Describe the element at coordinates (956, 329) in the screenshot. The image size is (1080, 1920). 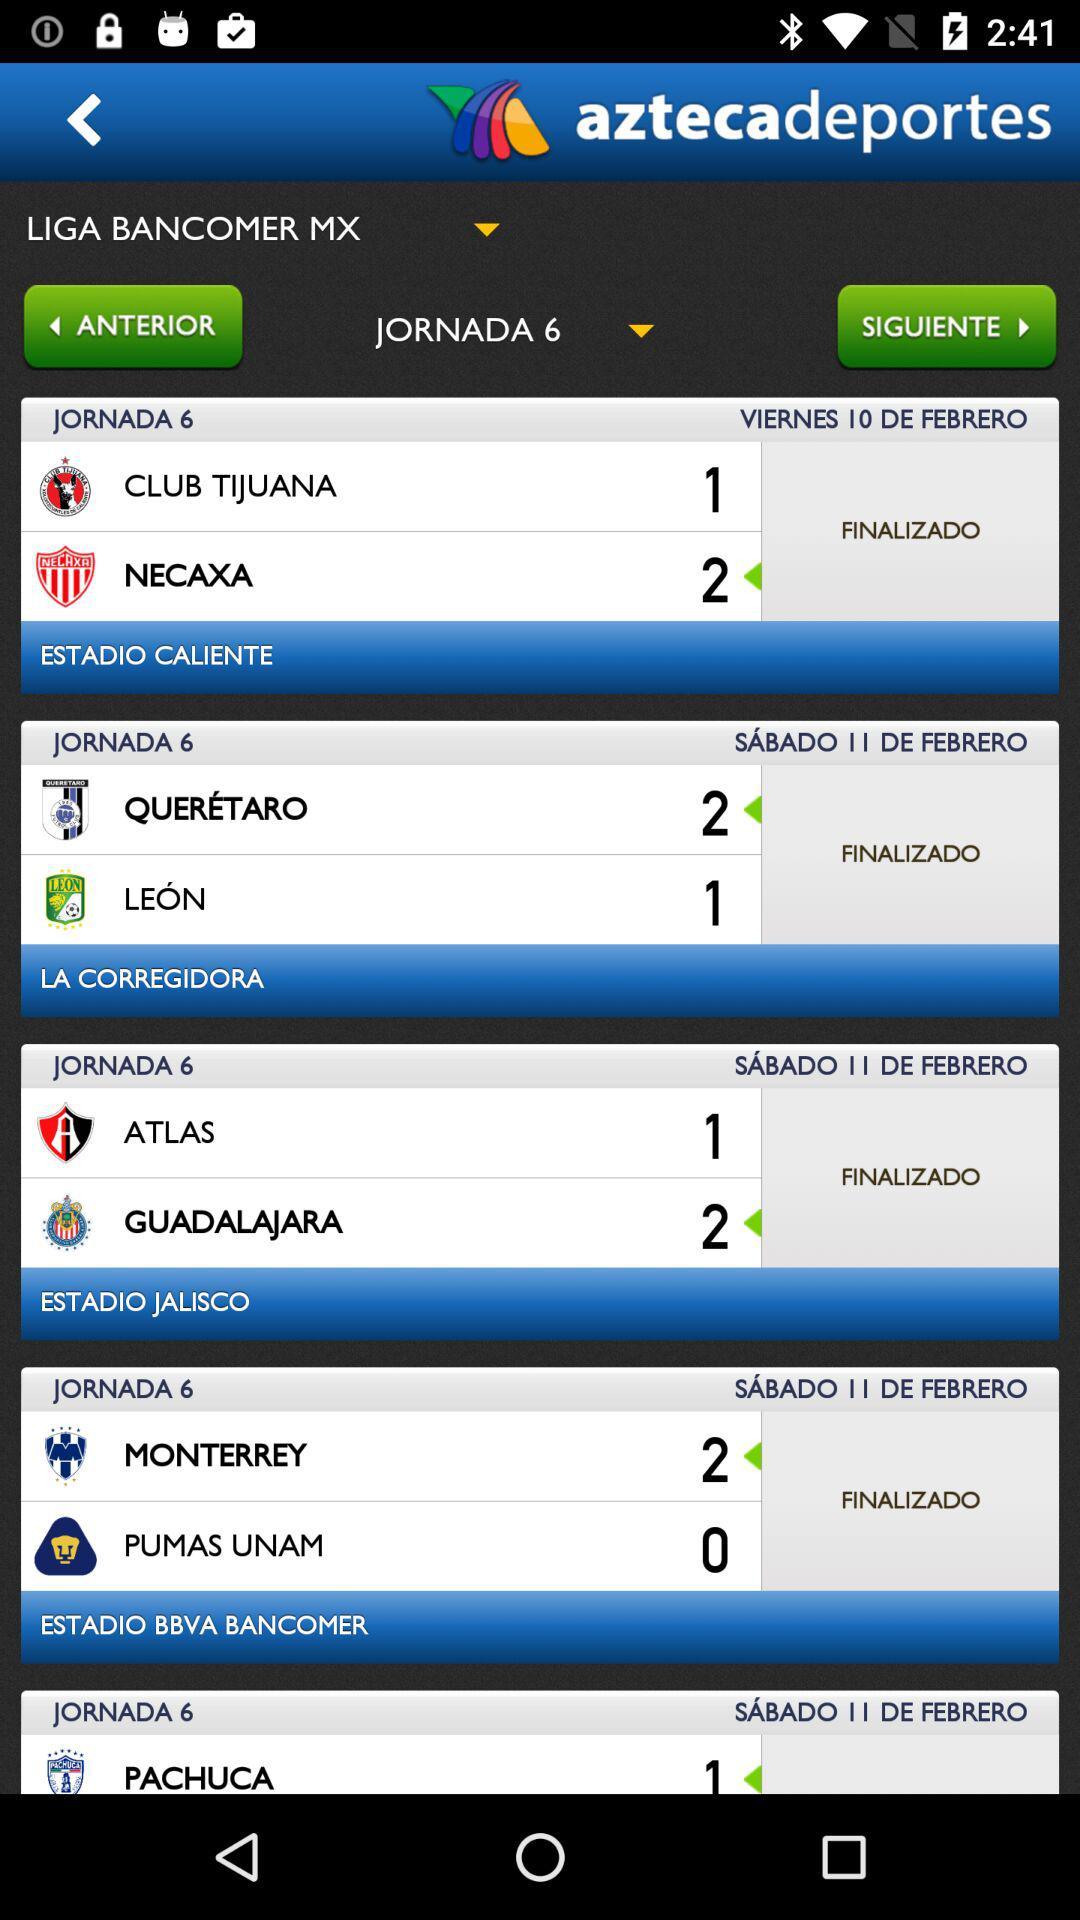
I see `forword` at that location.